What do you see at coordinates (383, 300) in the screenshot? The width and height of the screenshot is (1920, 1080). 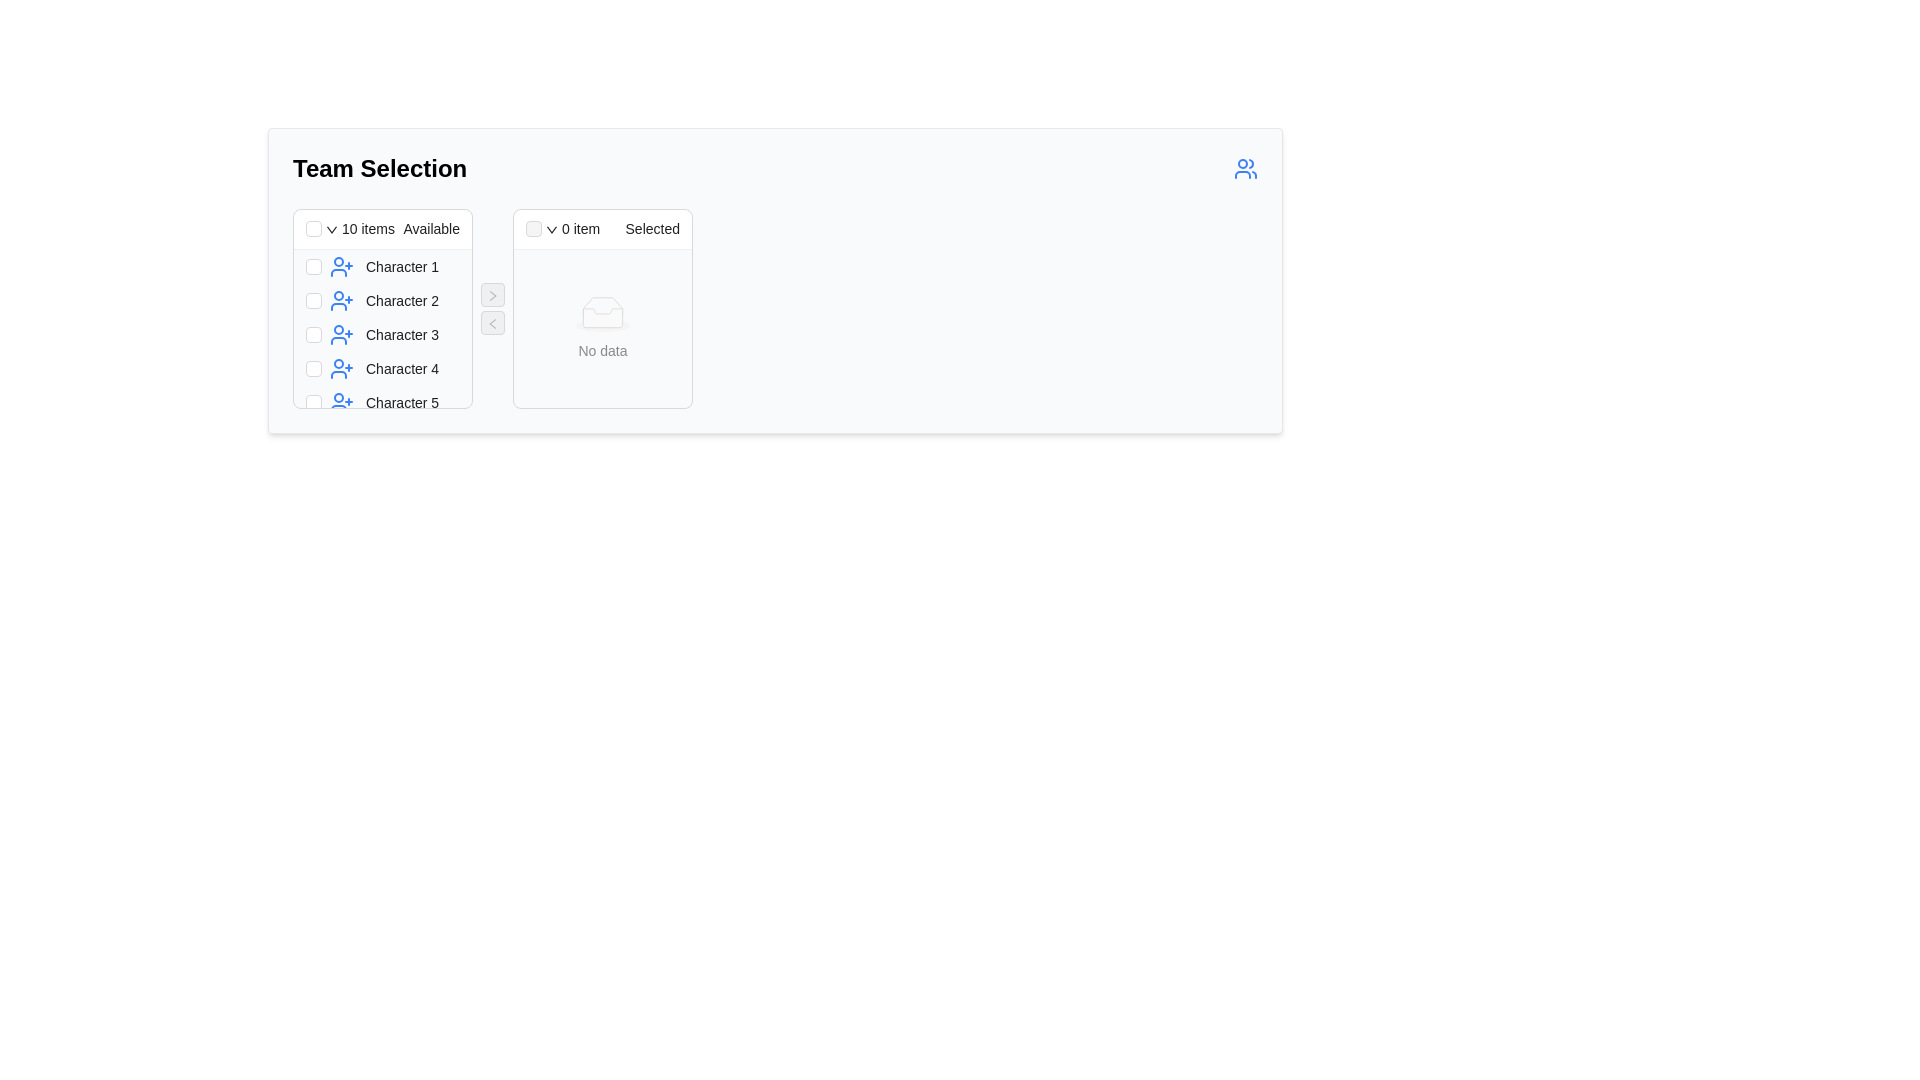 I see `the selectable list item labeled 'Character 2' with a checkbox and a blue user icon in the left panel titled '10 items Available'` at bounding box center [383, 300].